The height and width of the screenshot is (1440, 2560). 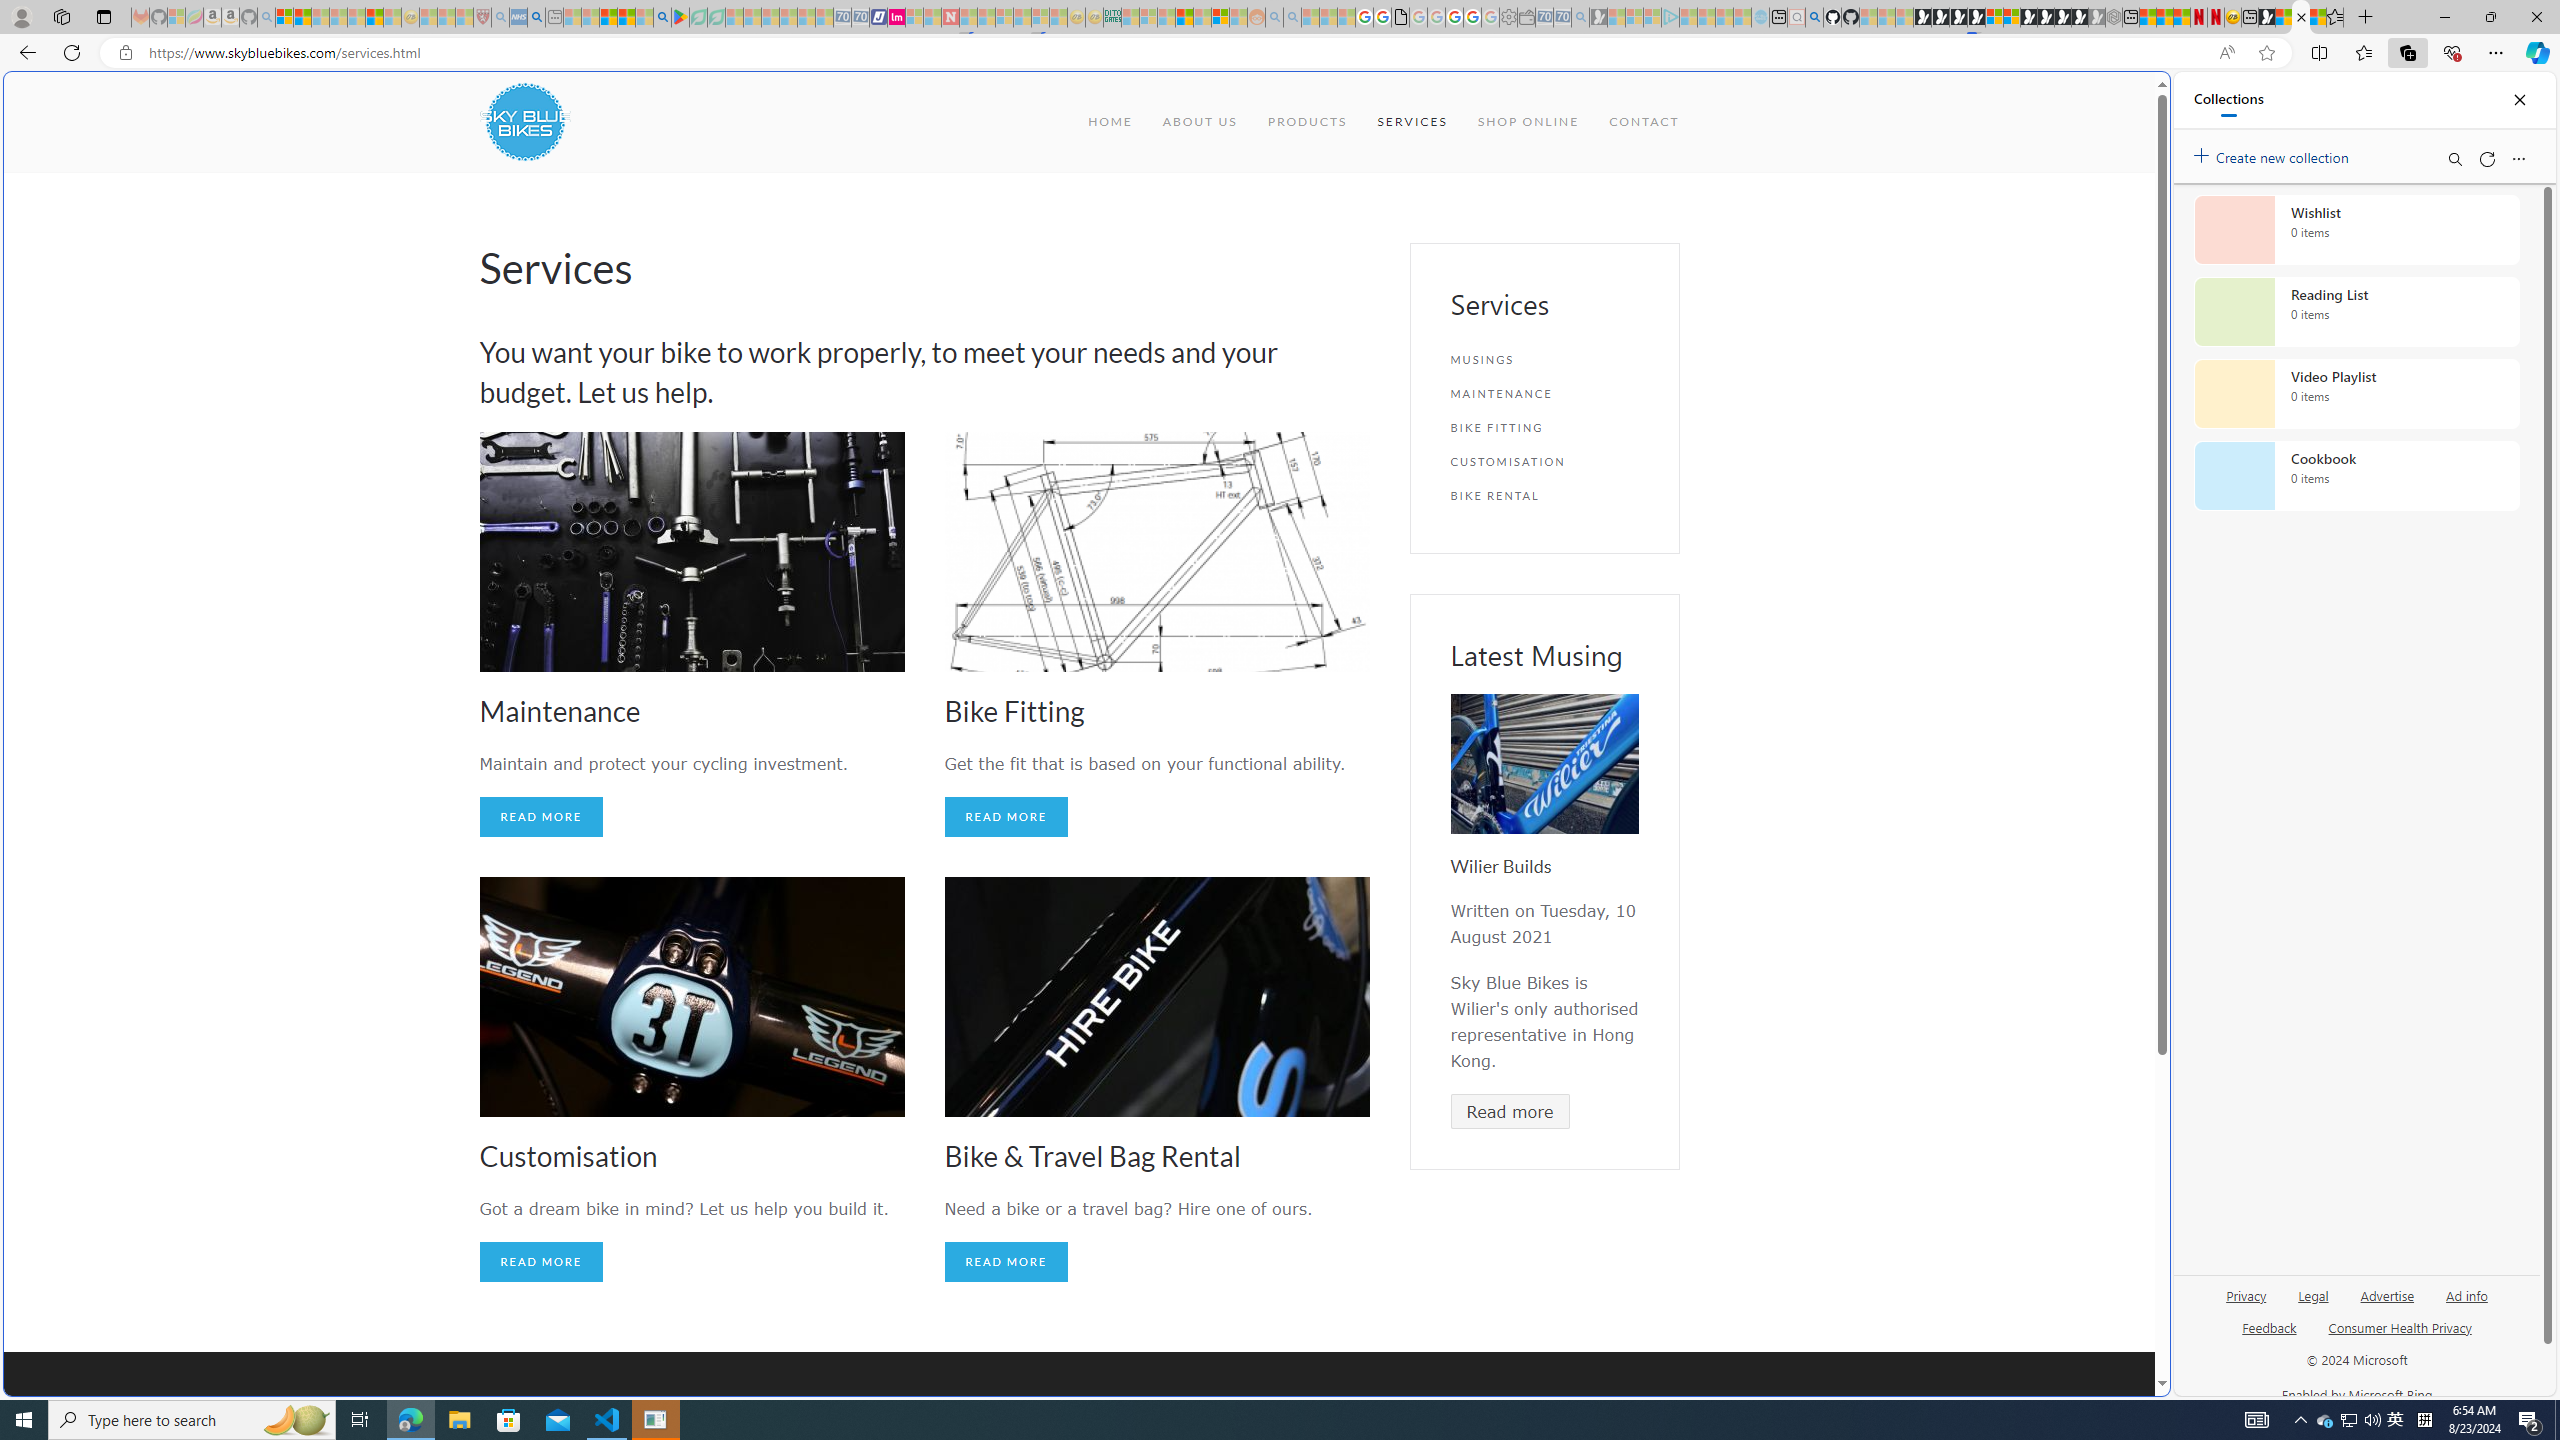 What do you see at coordinates (1544, 360) in the screenshot?
I see `'MUSINGS'` at bounding box center [1544, 360].